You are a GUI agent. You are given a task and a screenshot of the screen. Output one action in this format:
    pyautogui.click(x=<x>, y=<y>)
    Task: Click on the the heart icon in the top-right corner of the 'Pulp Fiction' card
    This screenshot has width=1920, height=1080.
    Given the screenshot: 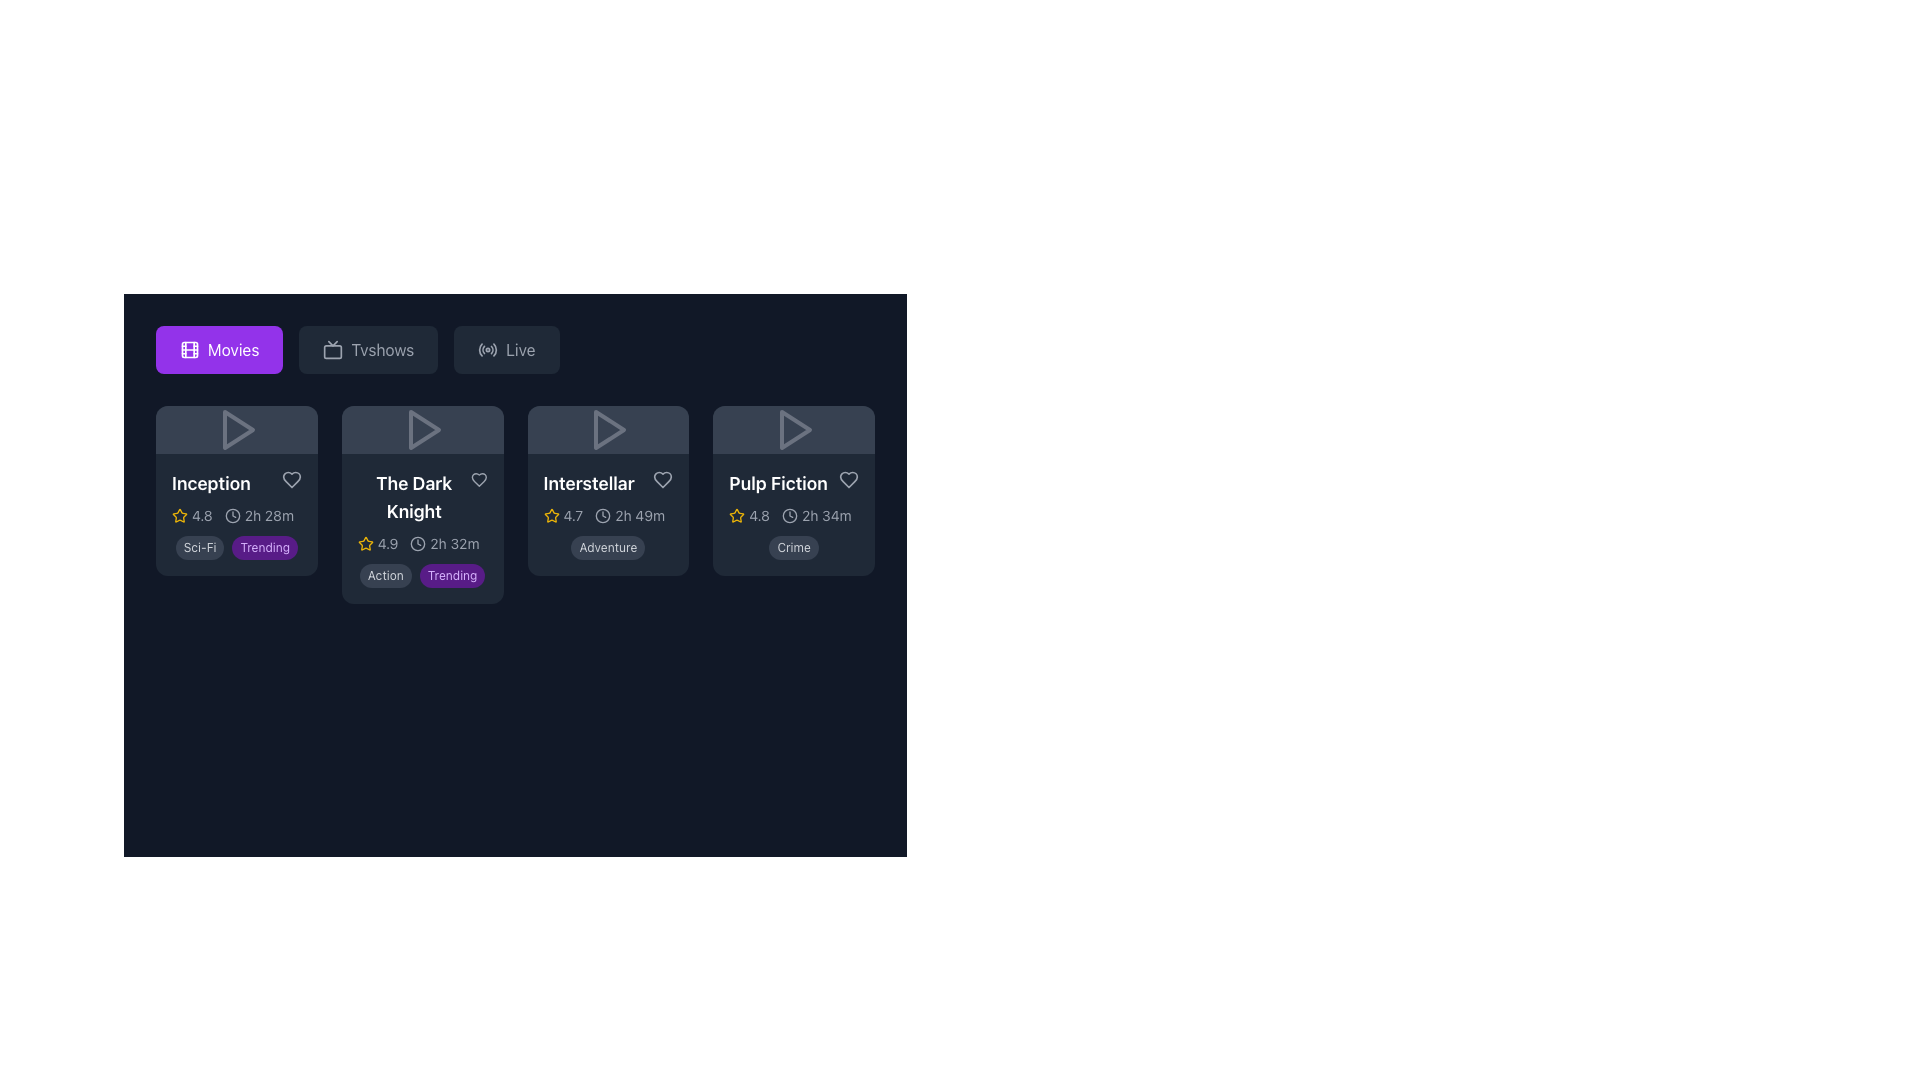 What is the action you would take?
    pyautogui.click(x=849, y=479)
    